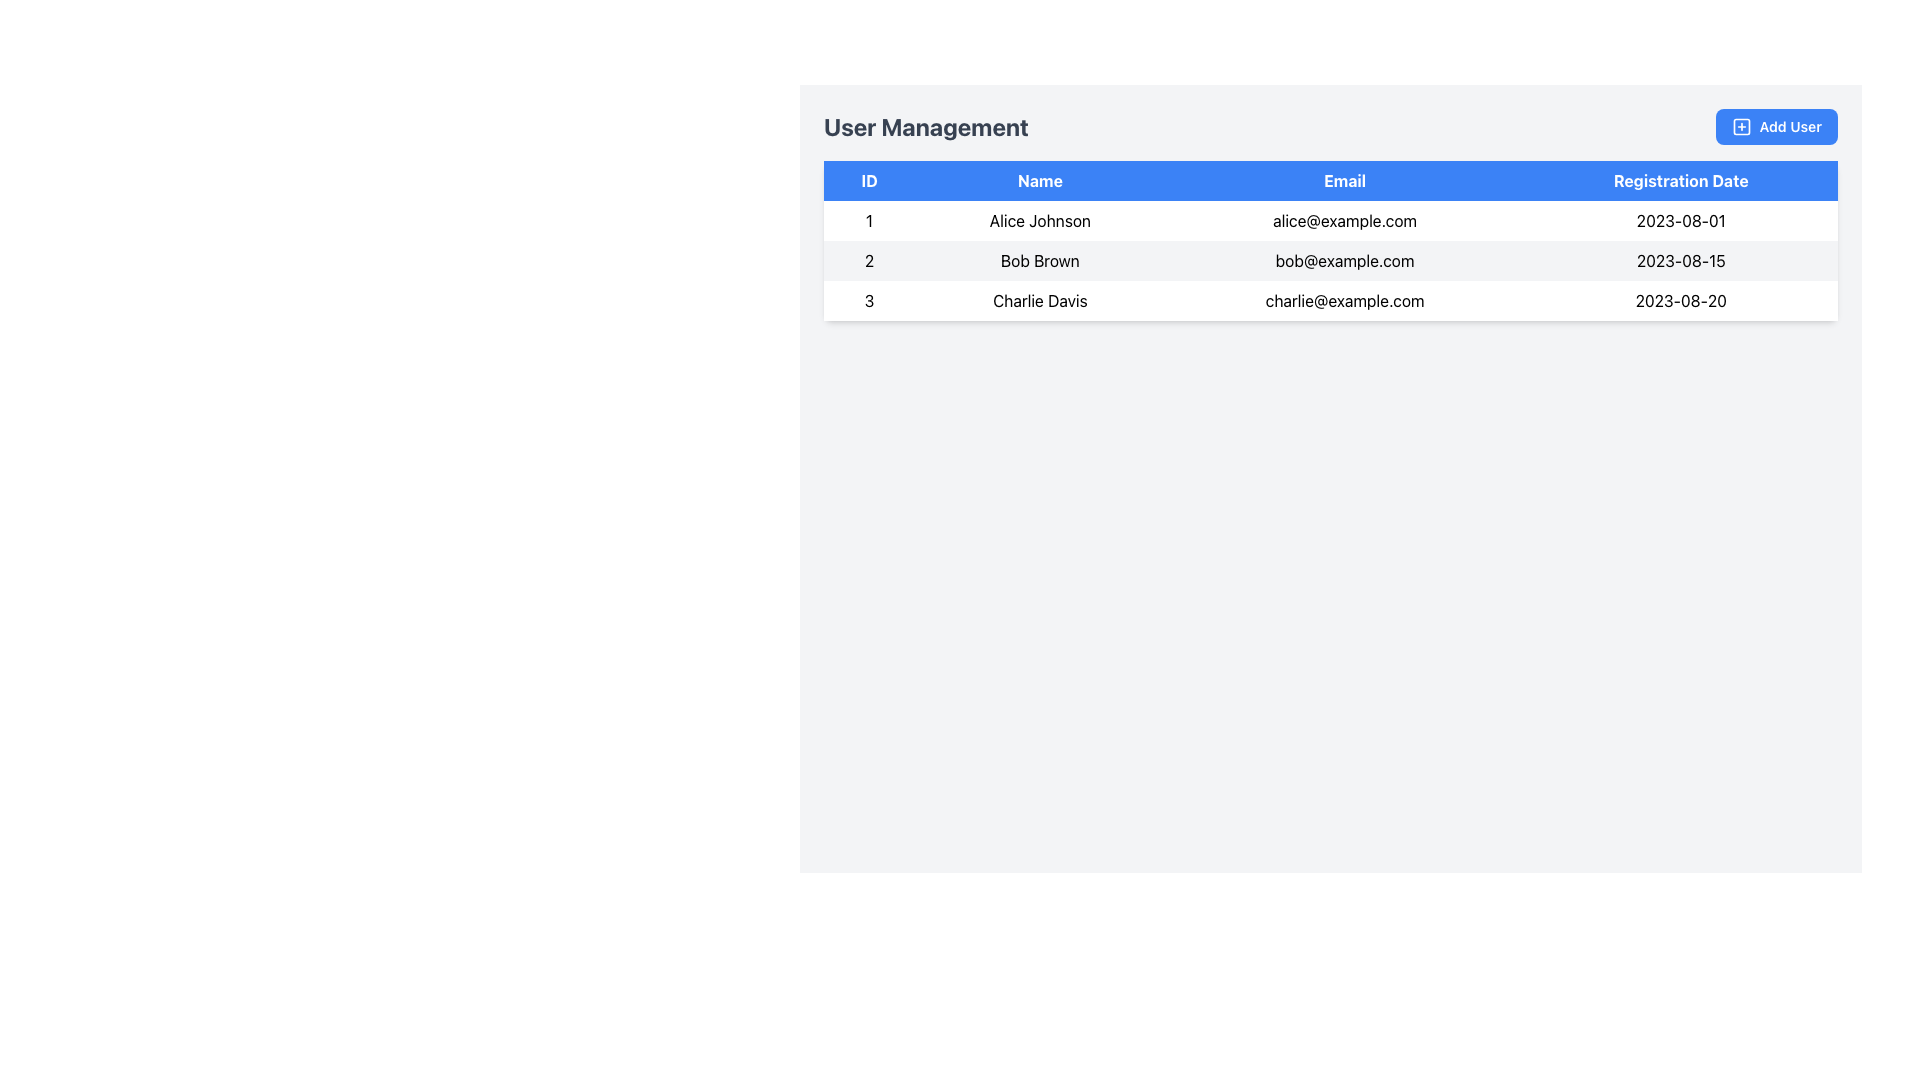 The image size is (1920, 1080). Describe the element at coordinates (1040, 260) in the screenshot. I see `the text label 'Bob Brown' in the second row of the table under the 'Name' column, which is styled in medium-sized black text on a light gray background` at that location.